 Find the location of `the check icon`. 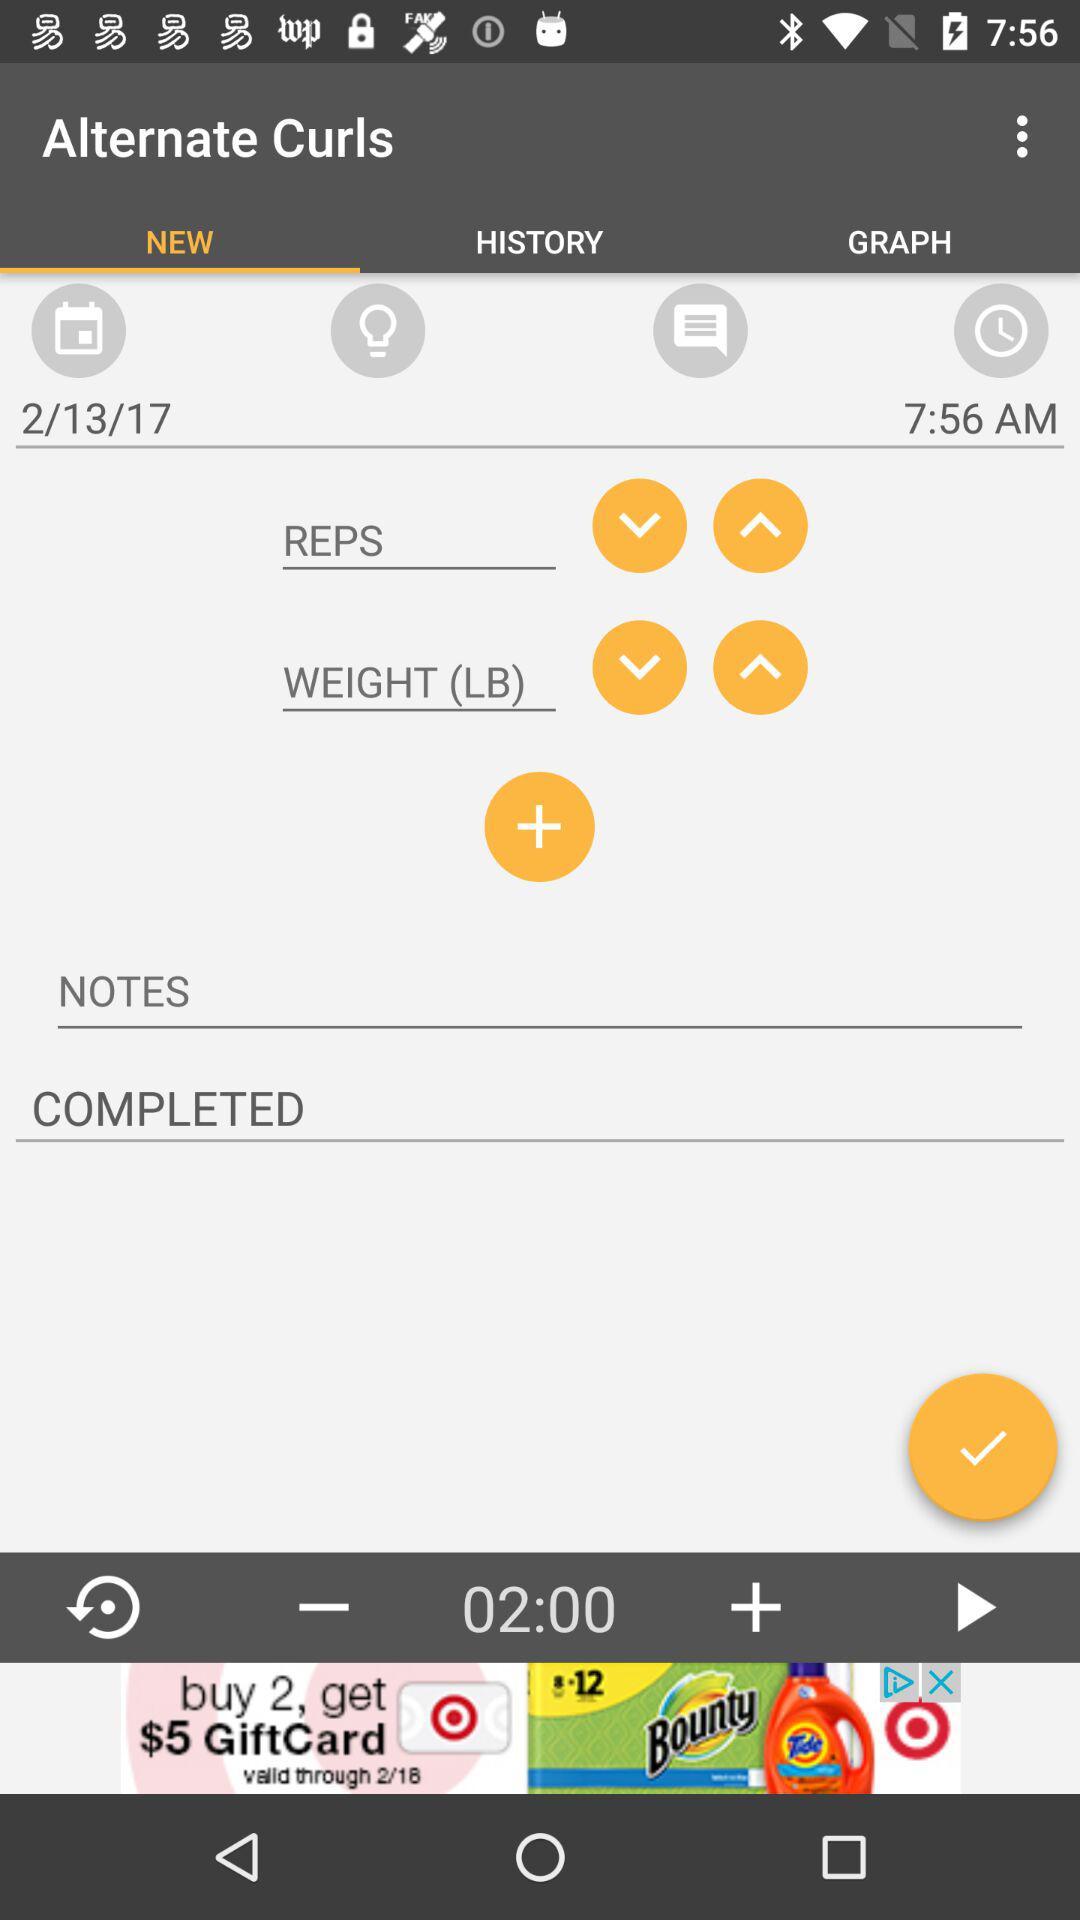

the check icon is located at coordinates (981, 1455).